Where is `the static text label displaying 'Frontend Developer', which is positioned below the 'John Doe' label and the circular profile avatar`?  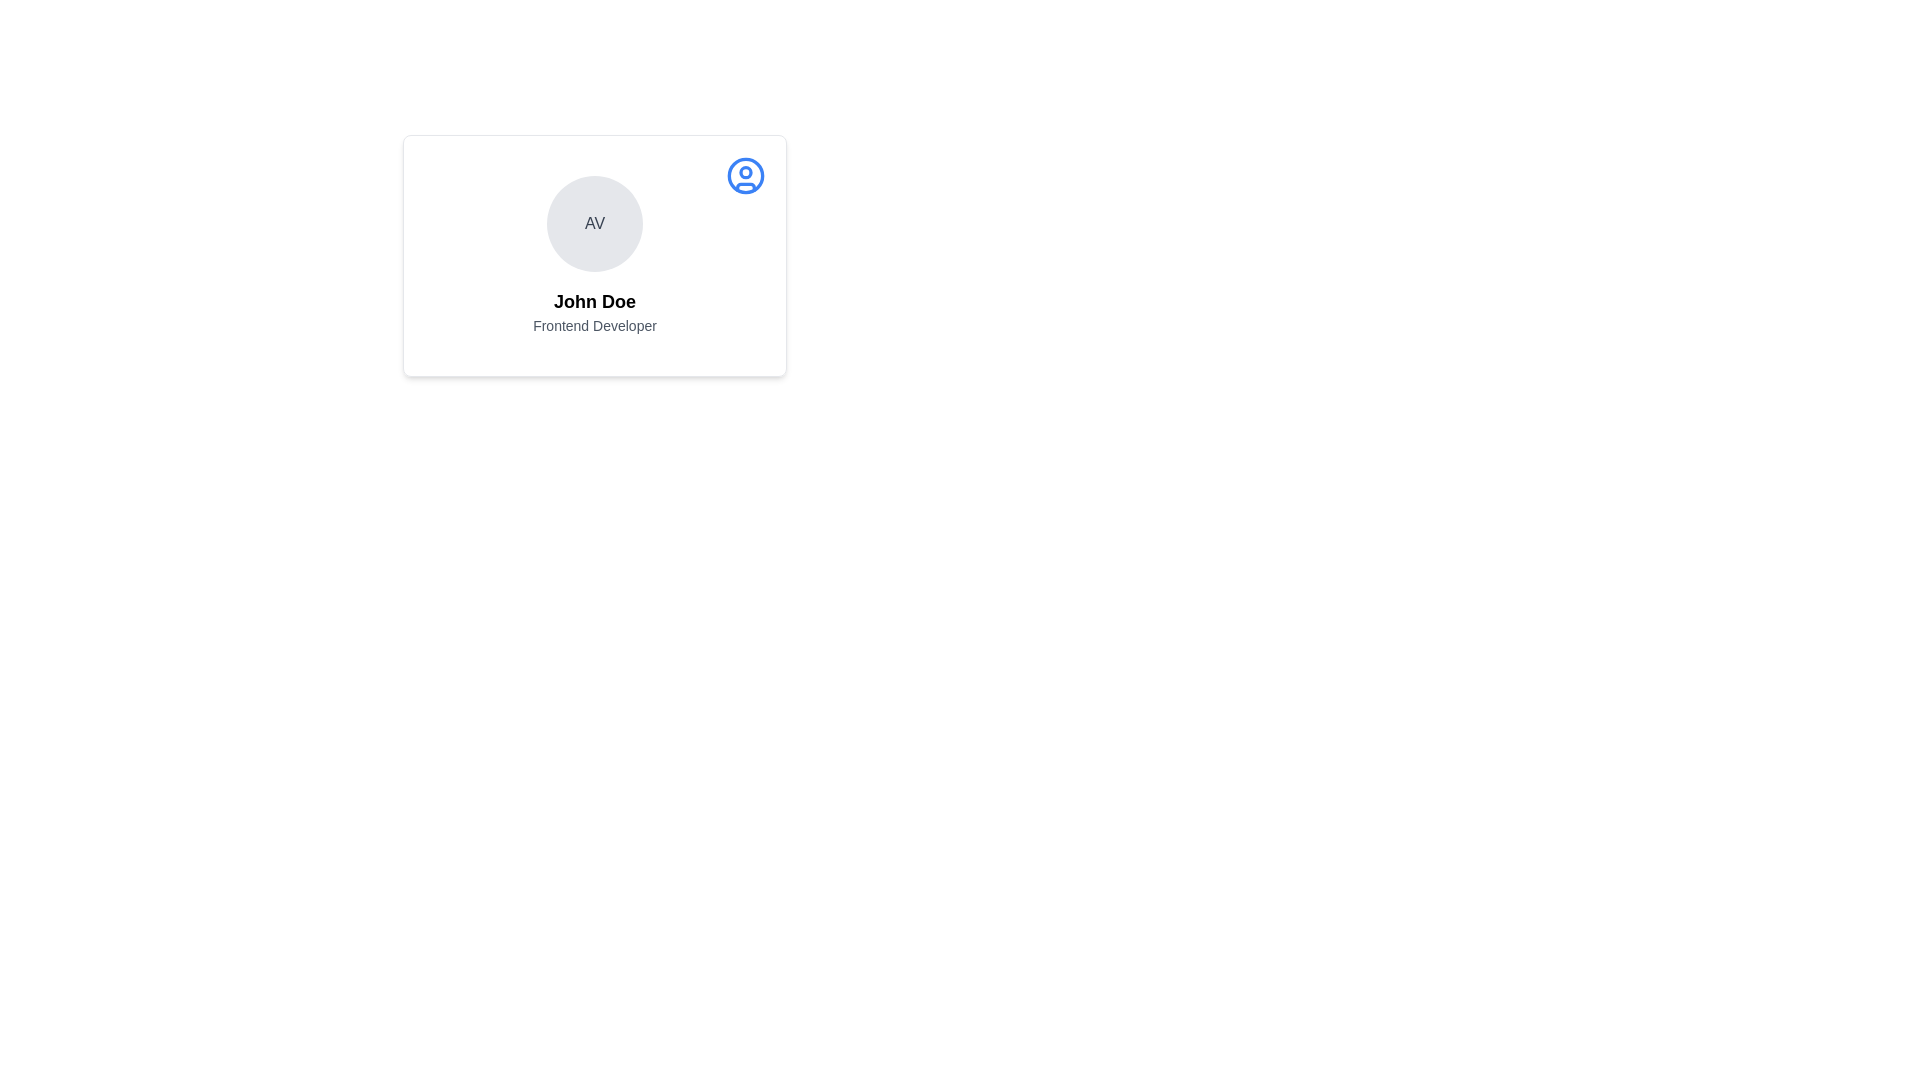
the static text label displaying 'Frontend Developer', which is positioned below the 'John Doe' label and the circular profile avatar is located at coordinates (594, 325).